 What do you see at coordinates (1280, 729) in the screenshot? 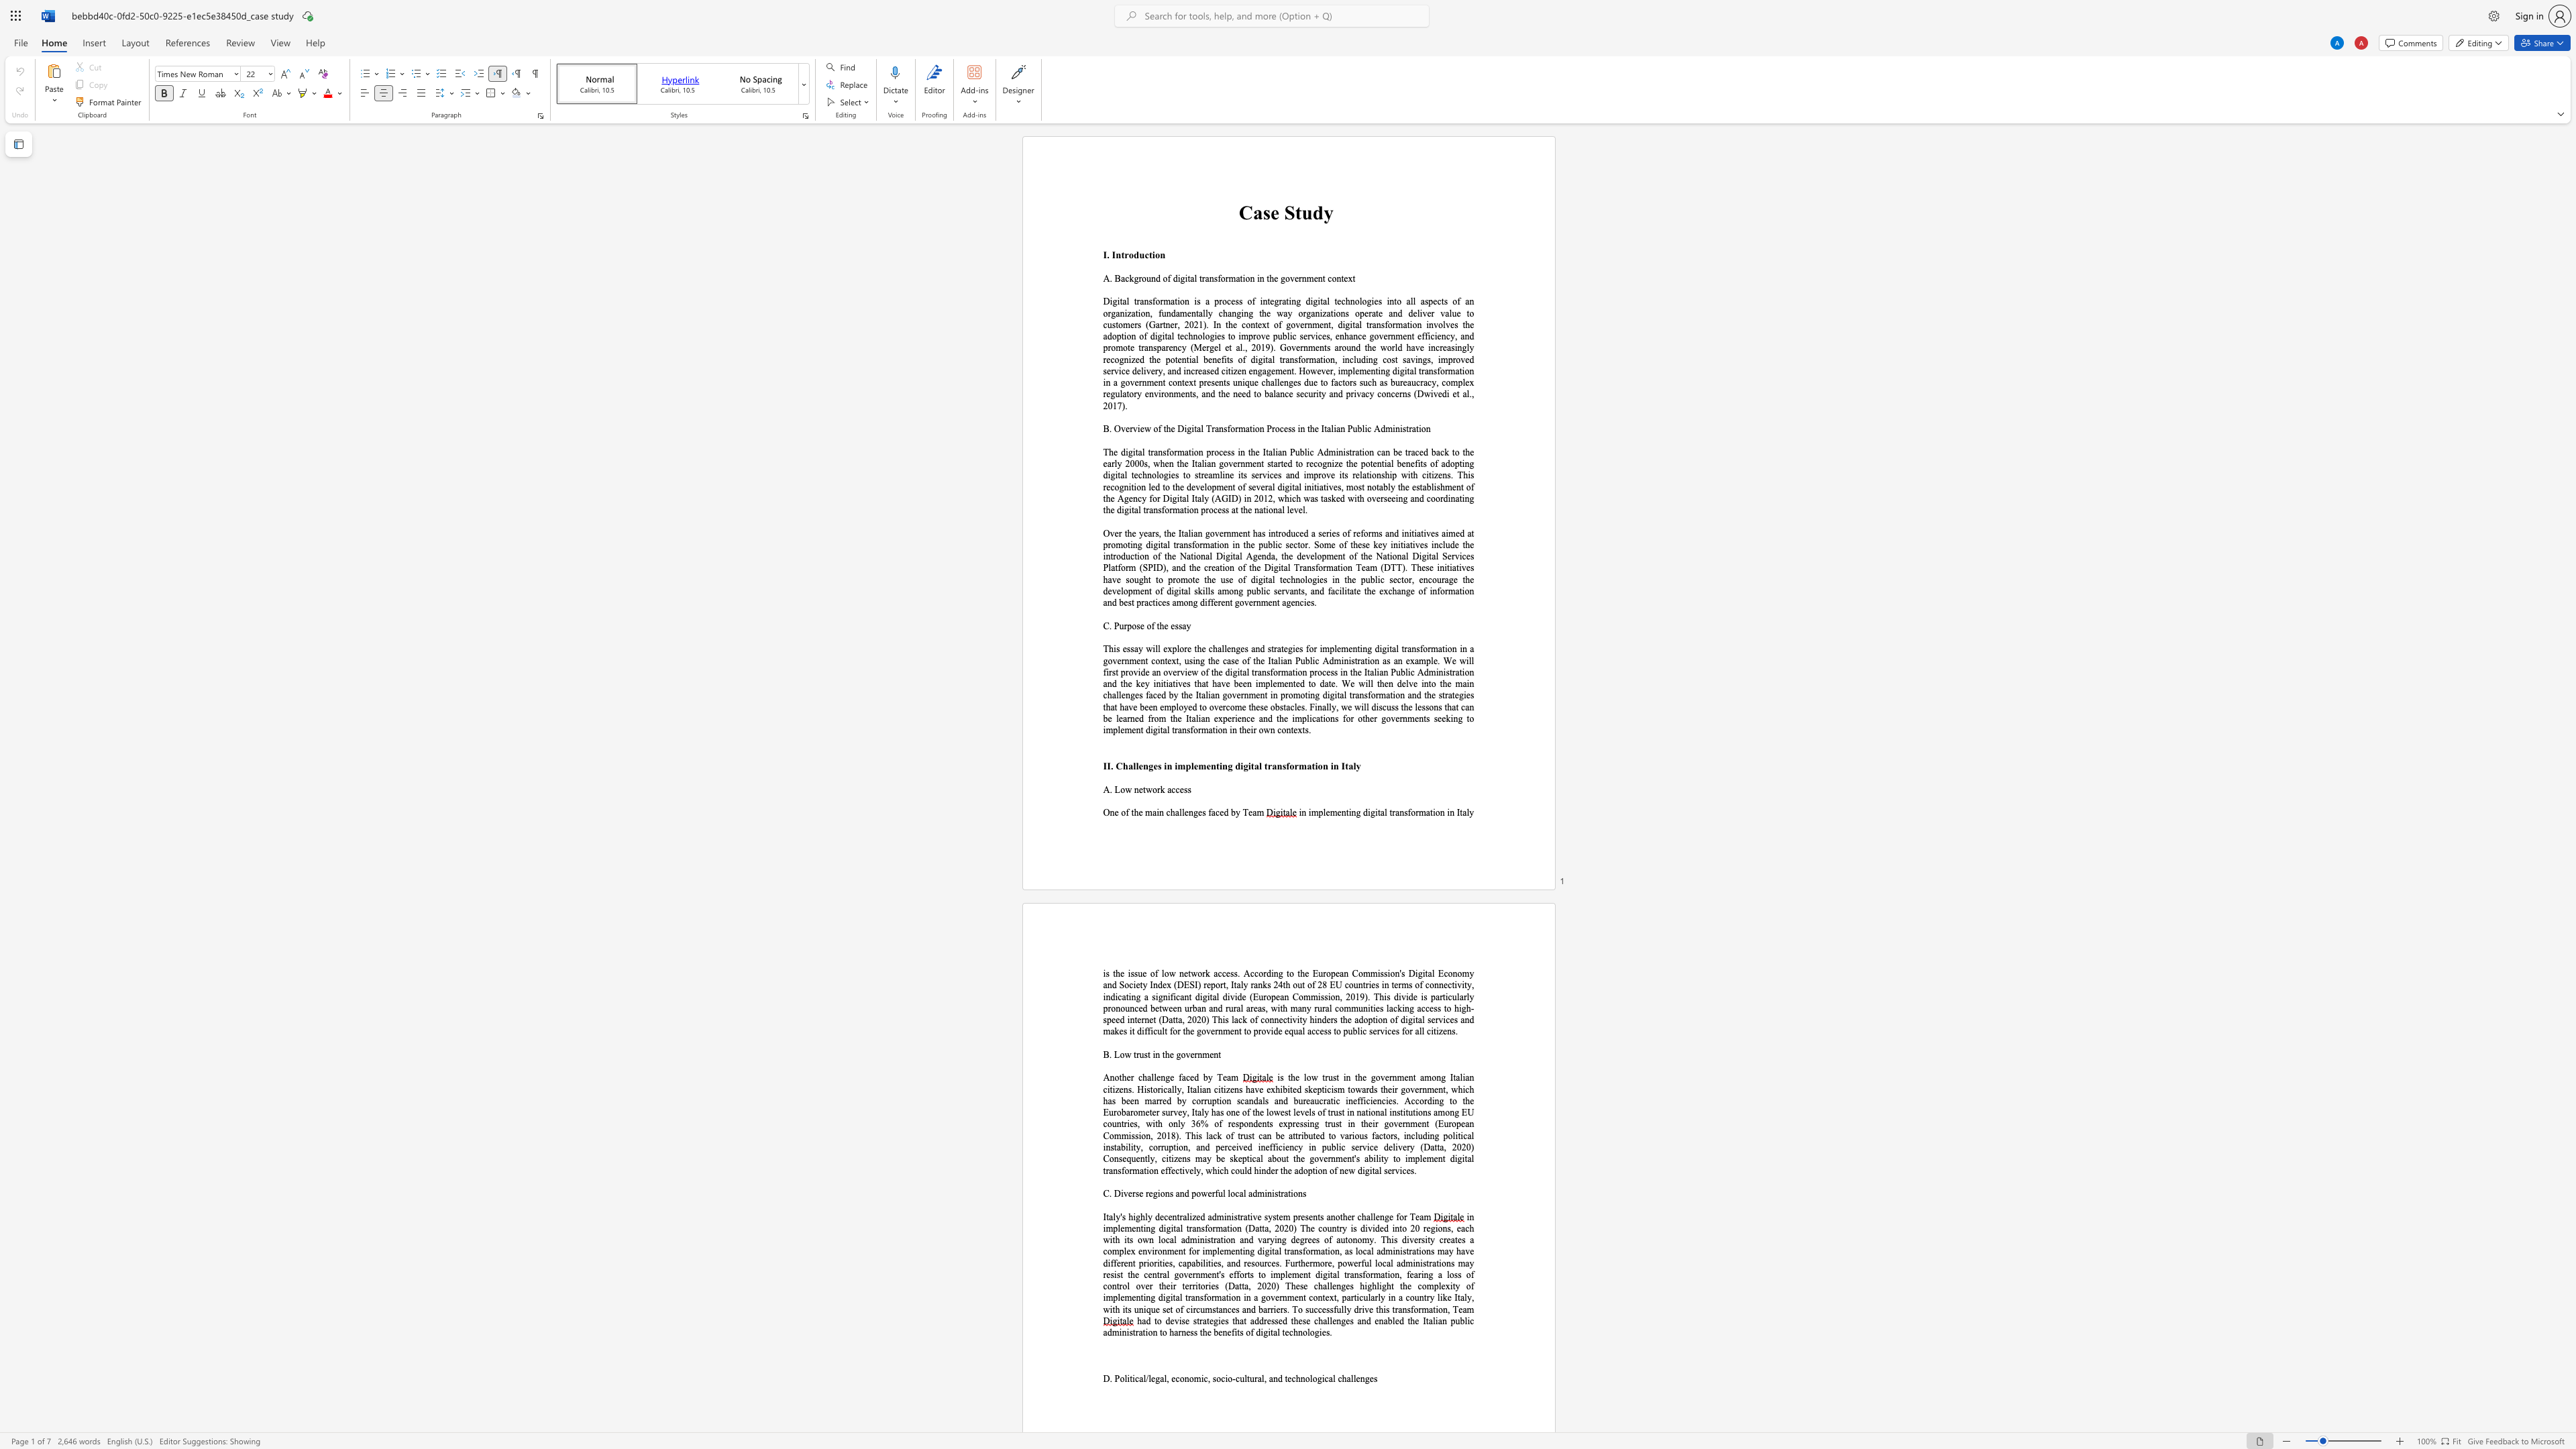
I see `the subset text "onte" within the text "to implement digital transformation in their own contexts."` at bounding box center [1280, 729].